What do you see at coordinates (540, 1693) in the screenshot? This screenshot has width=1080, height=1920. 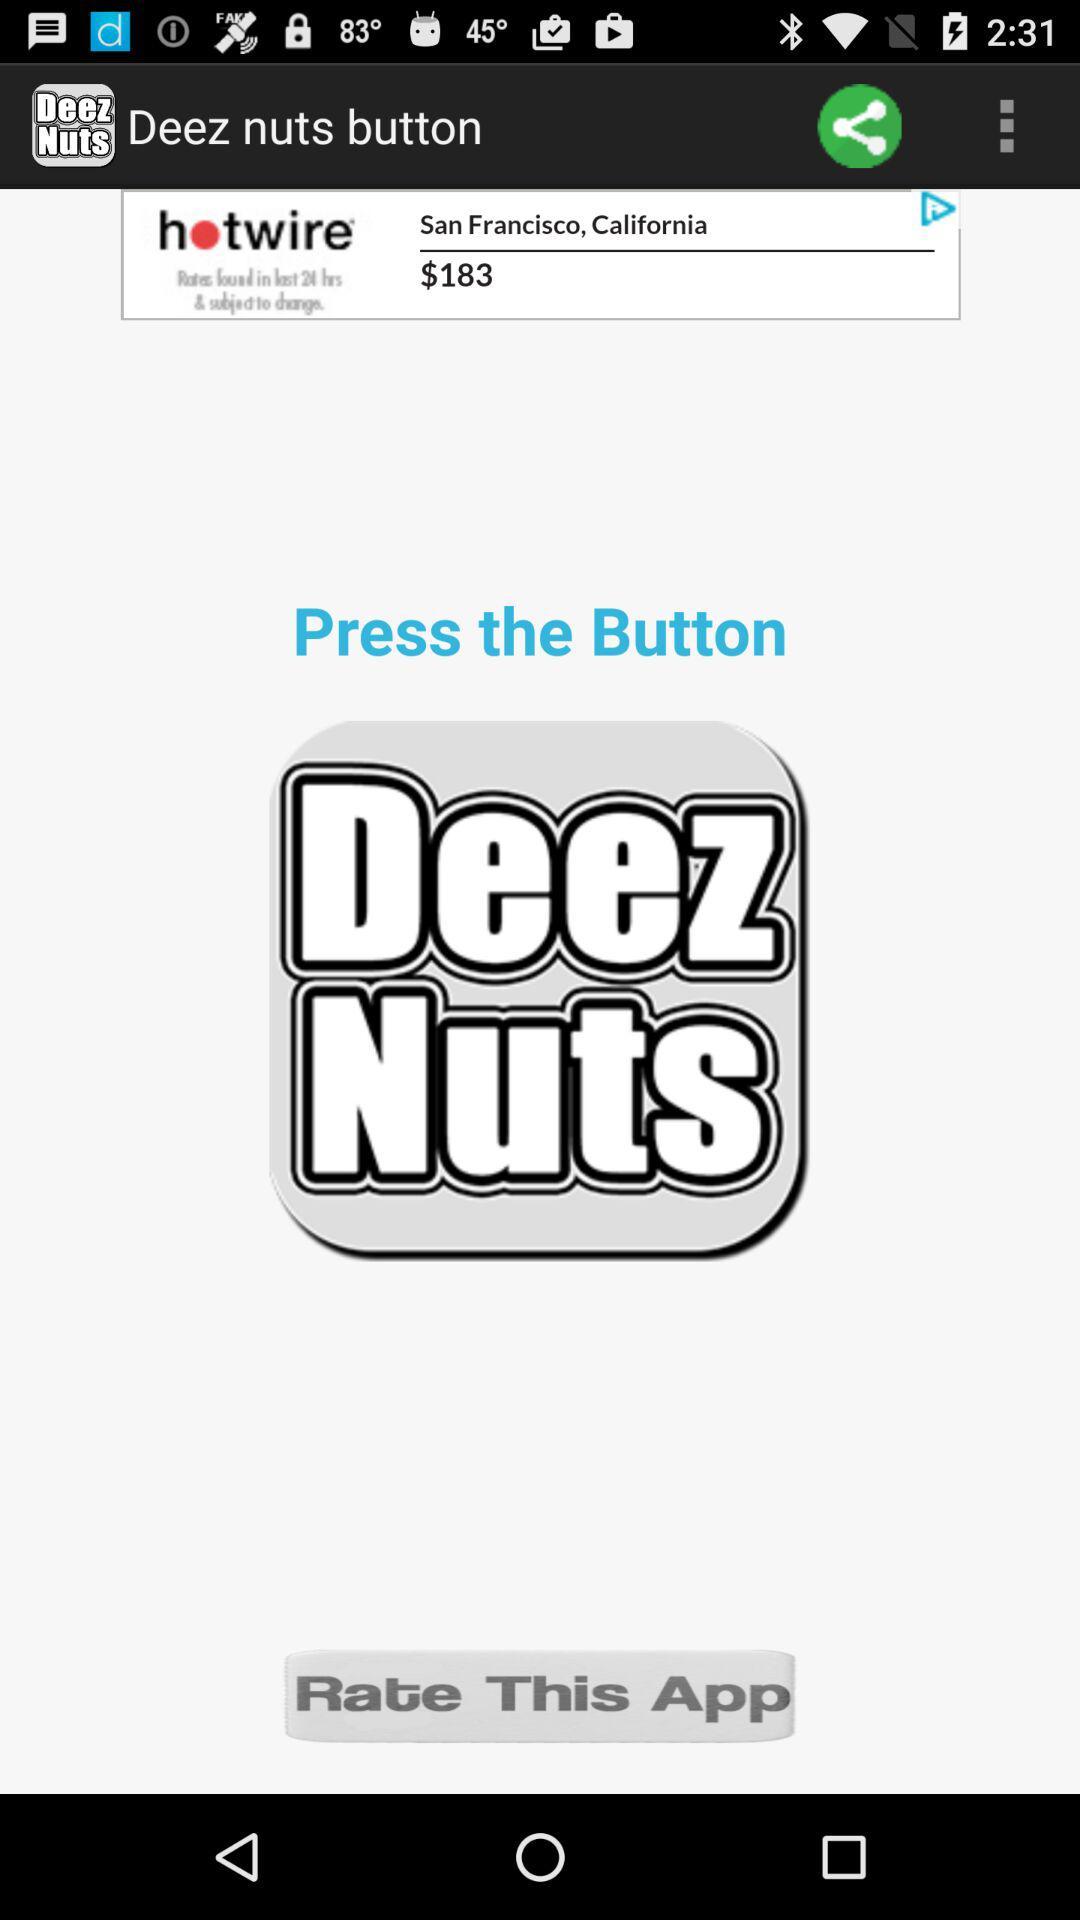 I see `rate the app` at bounding box center [540, 1693].